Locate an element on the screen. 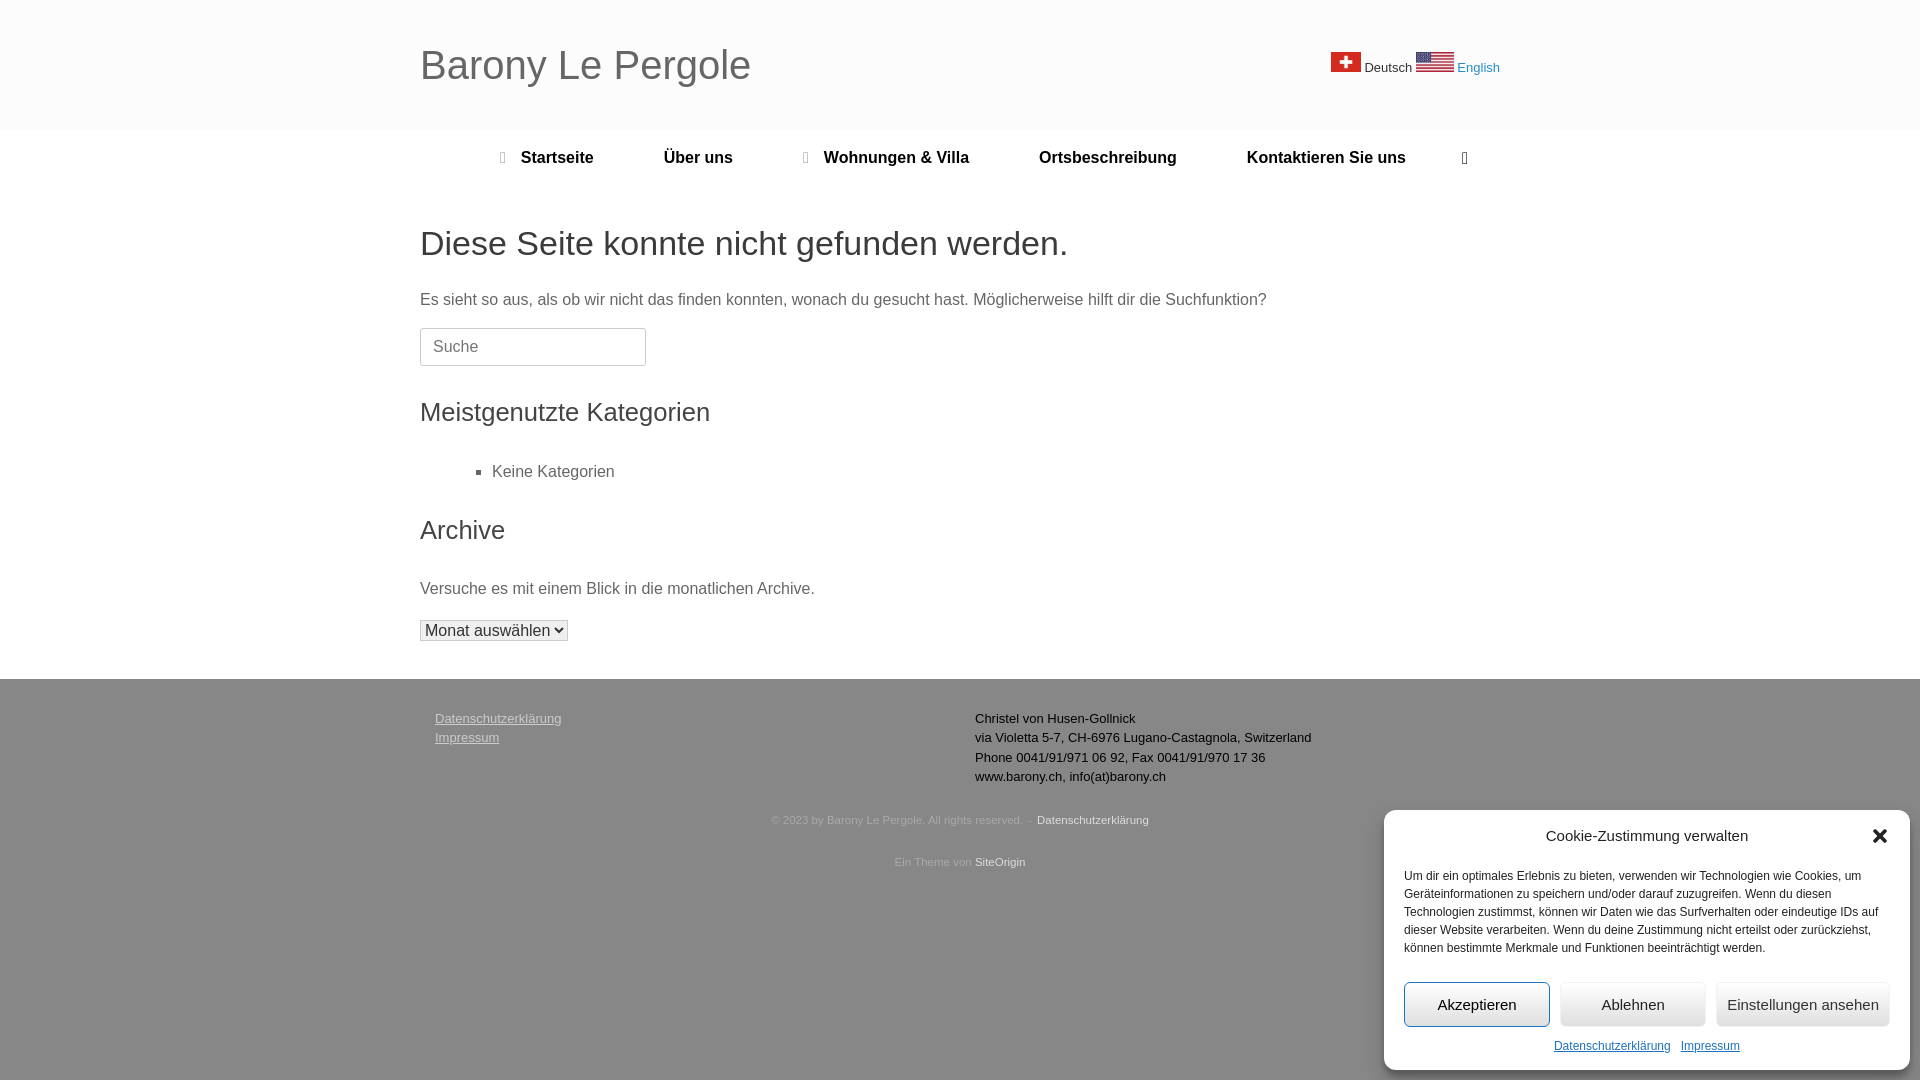 The image size is (1920, 1080). 'Barony Le Pergole' is located at coordinates (584, 64).